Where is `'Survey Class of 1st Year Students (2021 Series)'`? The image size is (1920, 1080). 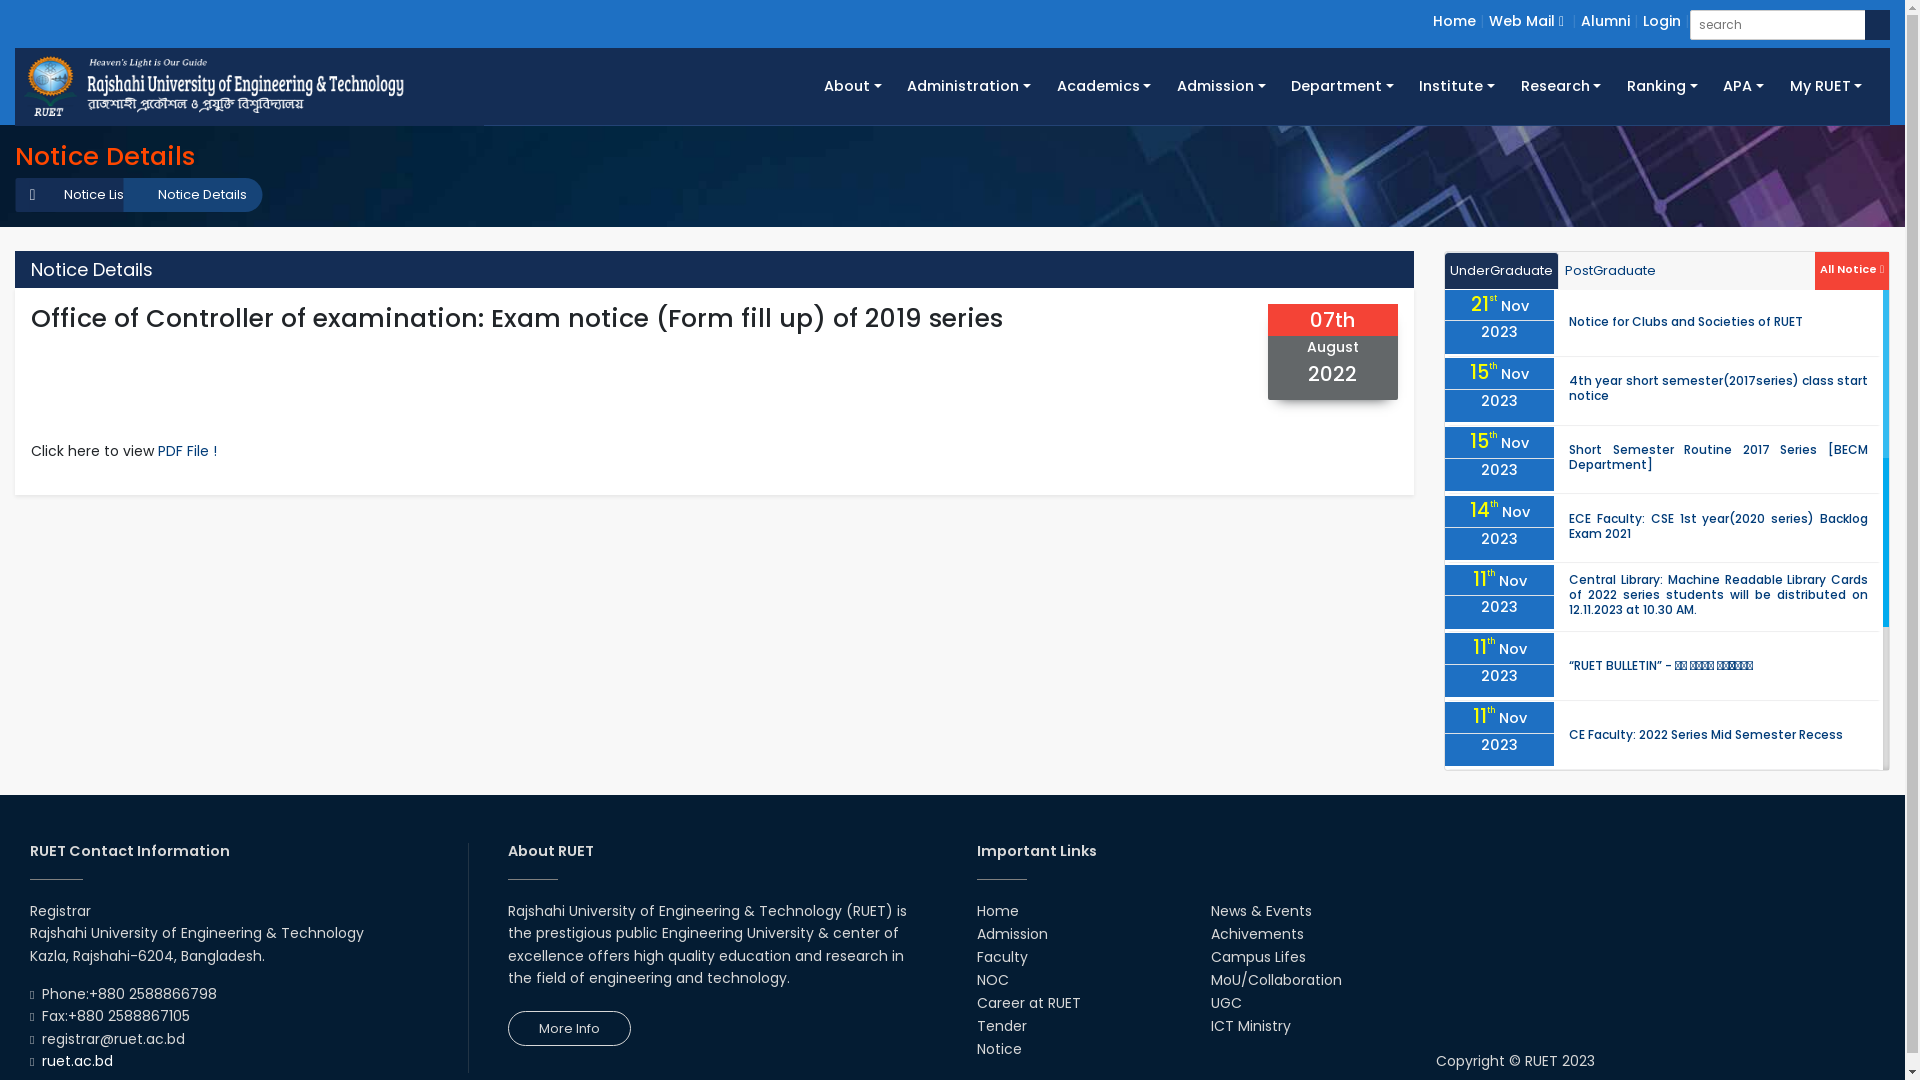
'Survey Class of 1st Year Students (2021 Series)' is located at coordinates (1711, 870).